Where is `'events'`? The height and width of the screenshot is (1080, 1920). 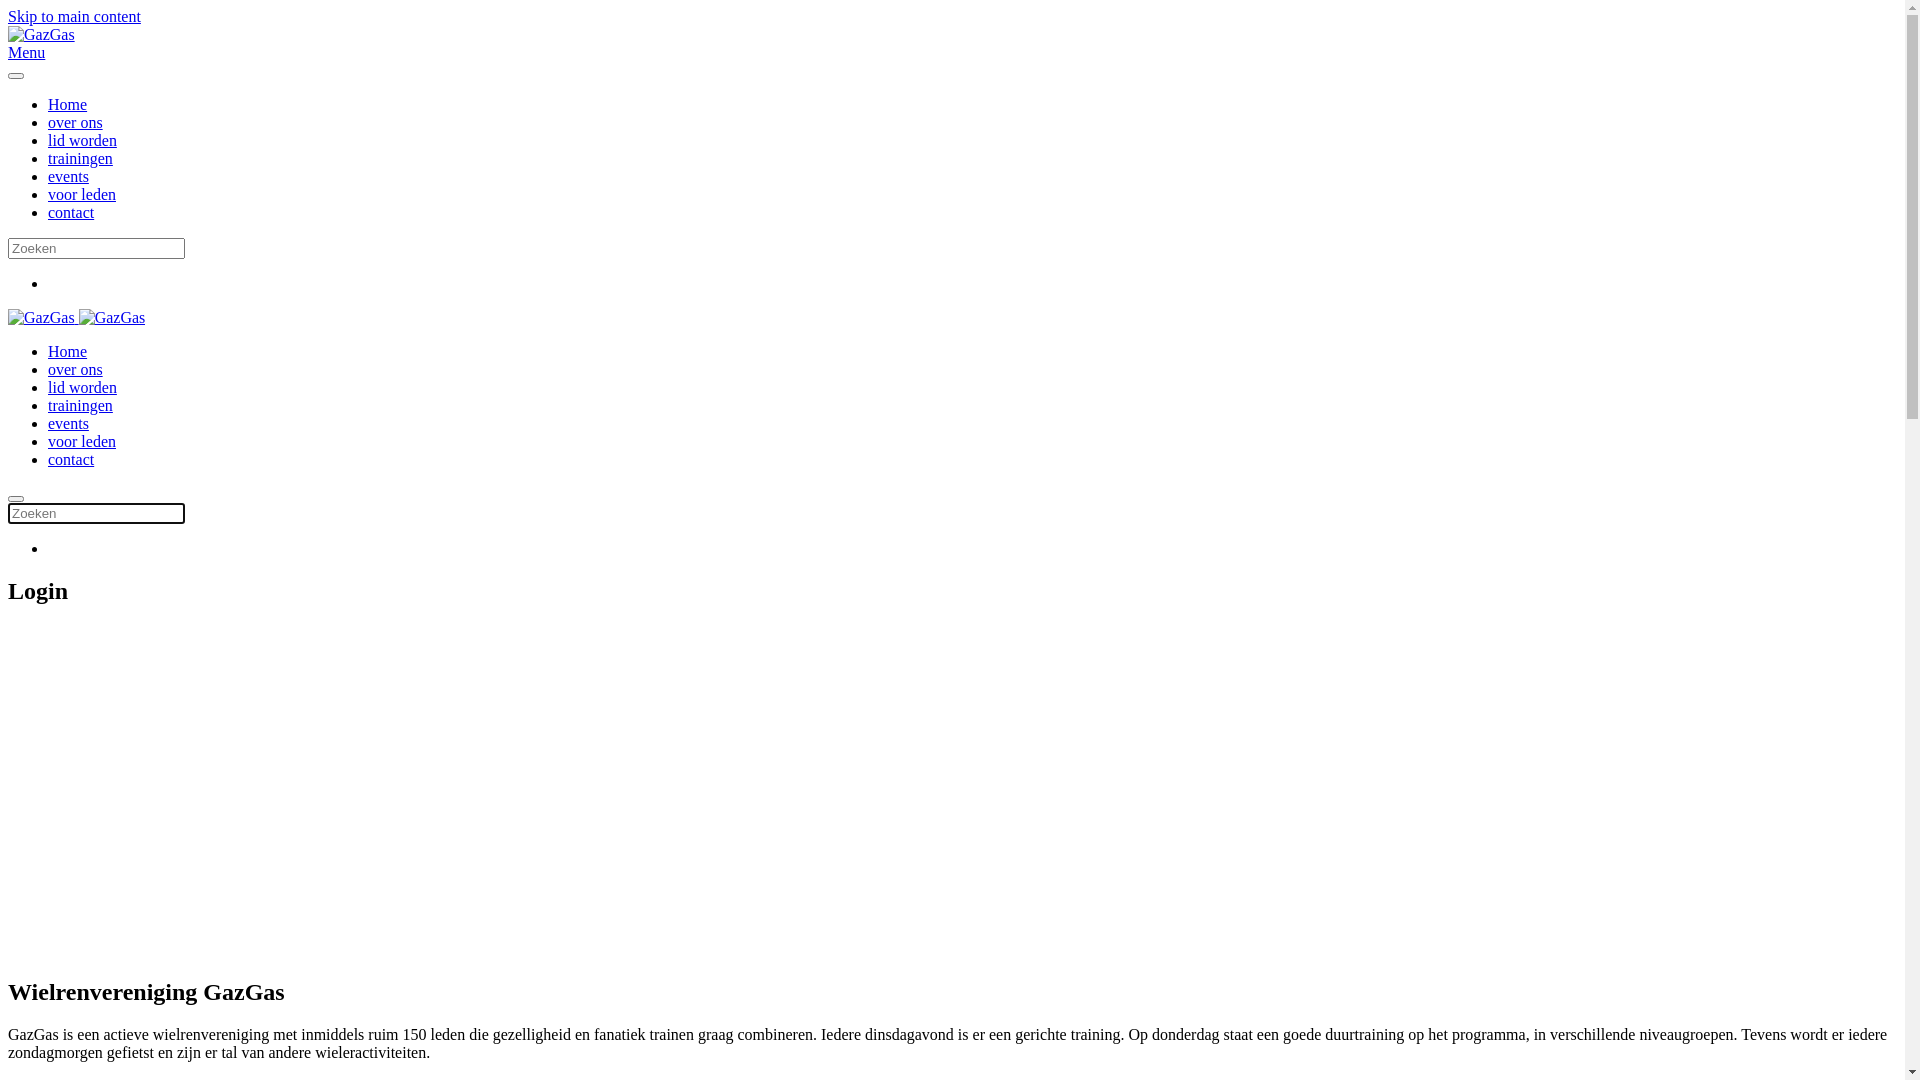 'events' is located at coordinates (68, 422).